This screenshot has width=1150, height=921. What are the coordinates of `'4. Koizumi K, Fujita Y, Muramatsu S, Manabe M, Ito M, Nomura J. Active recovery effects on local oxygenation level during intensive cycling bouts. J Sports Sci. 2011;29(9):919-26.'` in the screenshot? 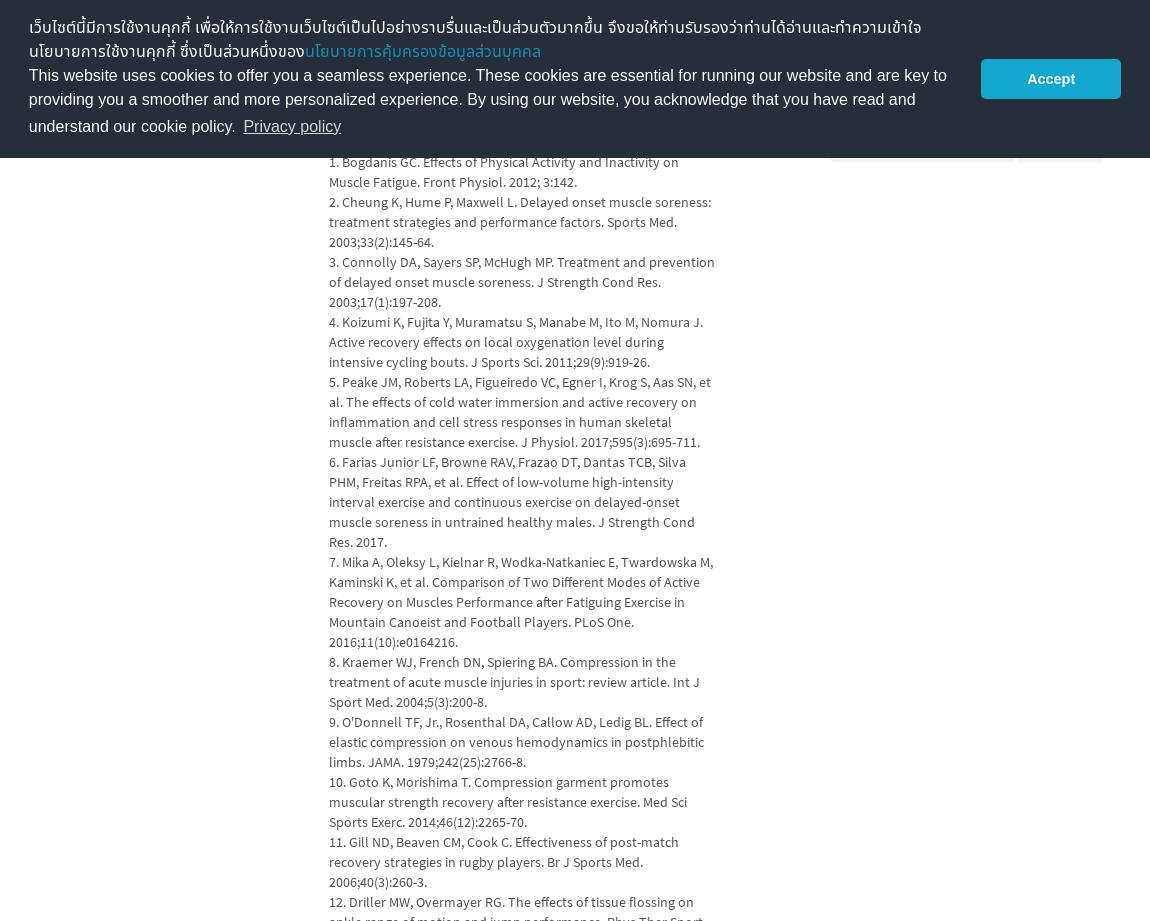 It's located at (514, 341).